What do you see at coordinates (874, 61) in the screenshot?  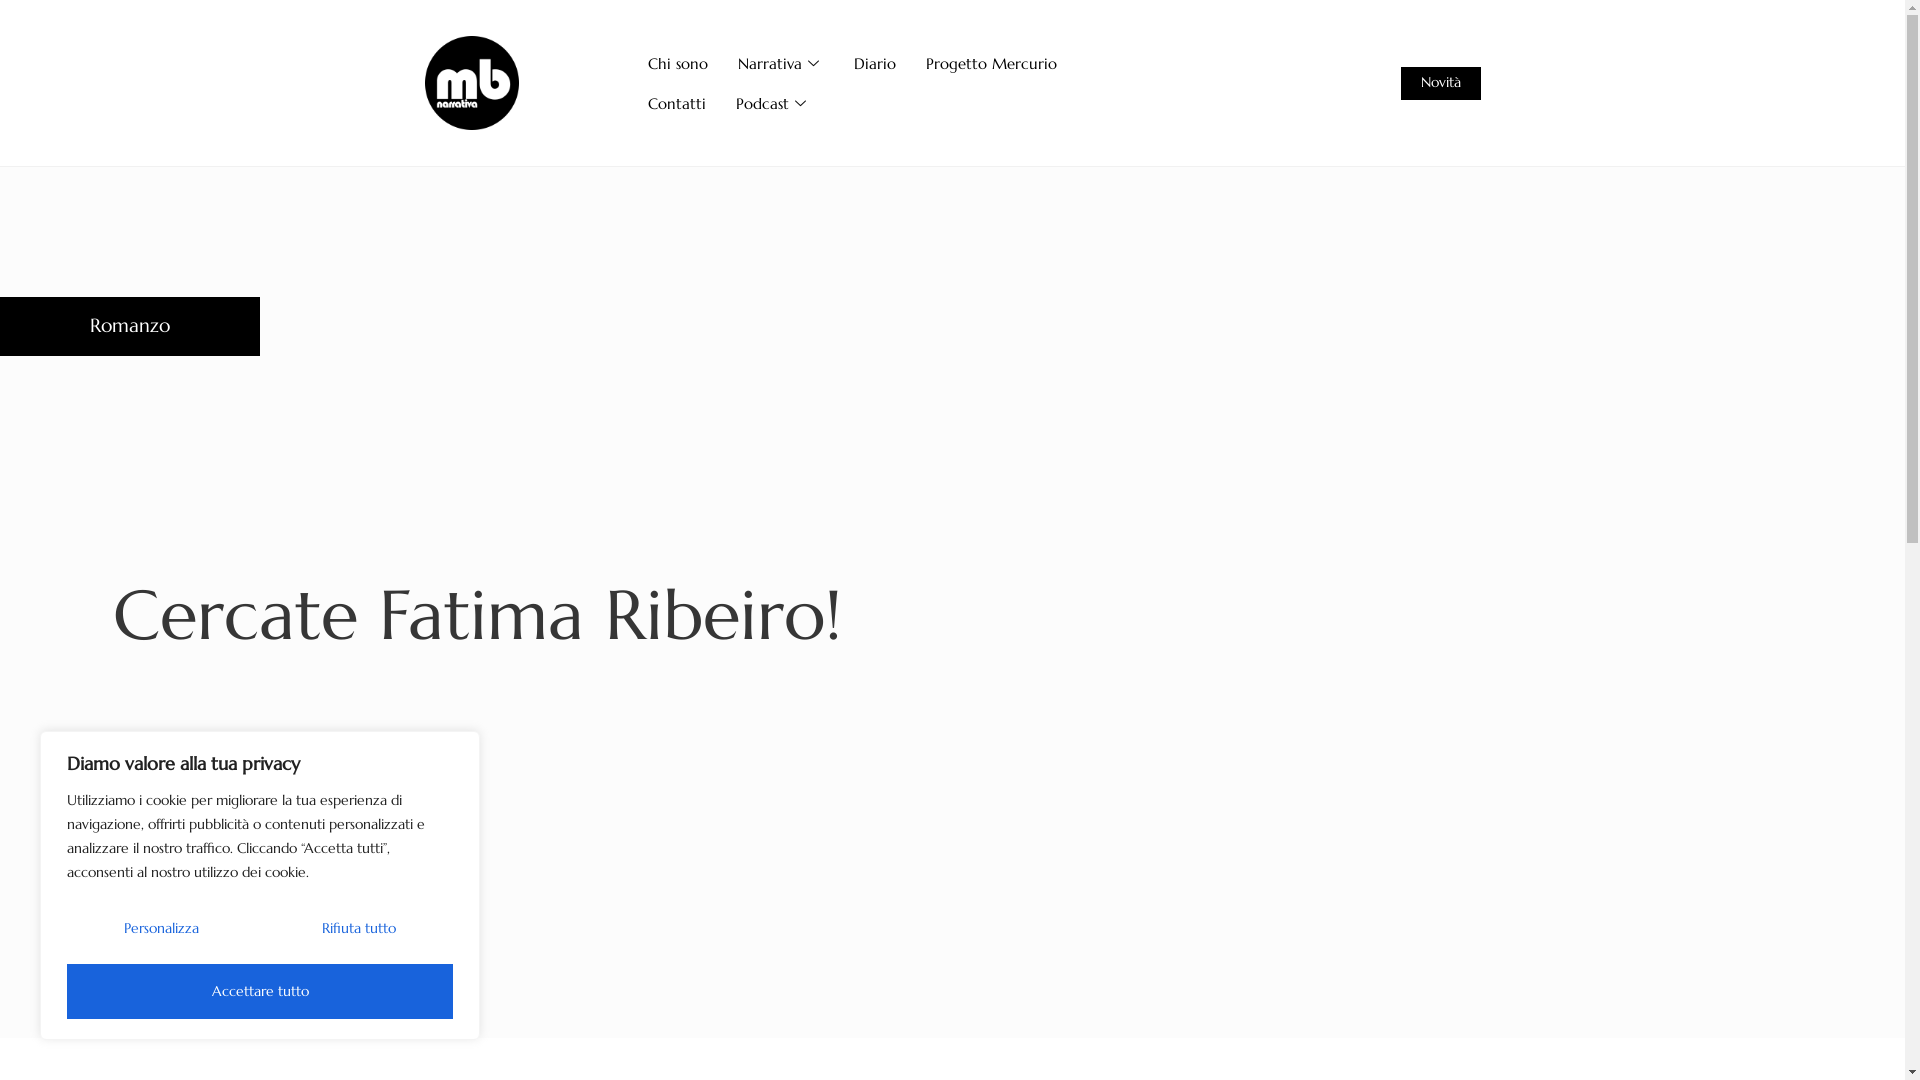 I see `'Diario'` at bounding box center [874, 61].